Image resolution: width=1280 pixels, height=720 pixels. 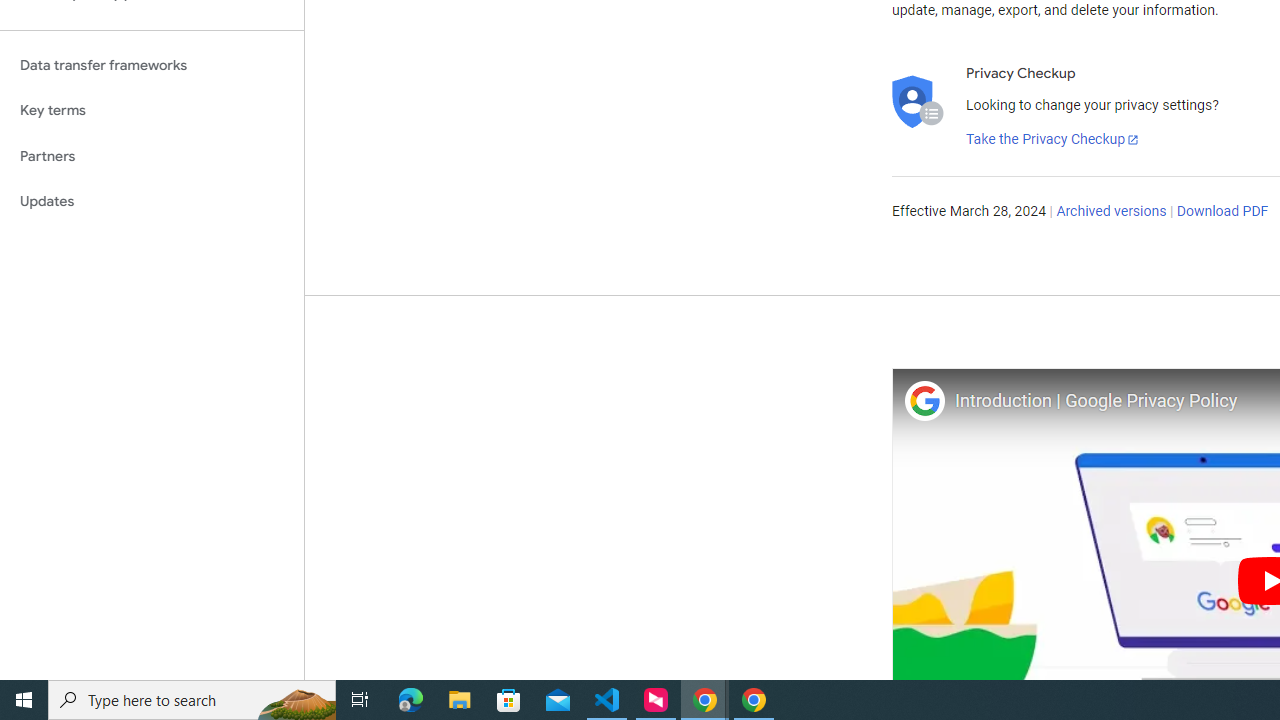 I want to click on 'Partners', so click(x=151, y=155).